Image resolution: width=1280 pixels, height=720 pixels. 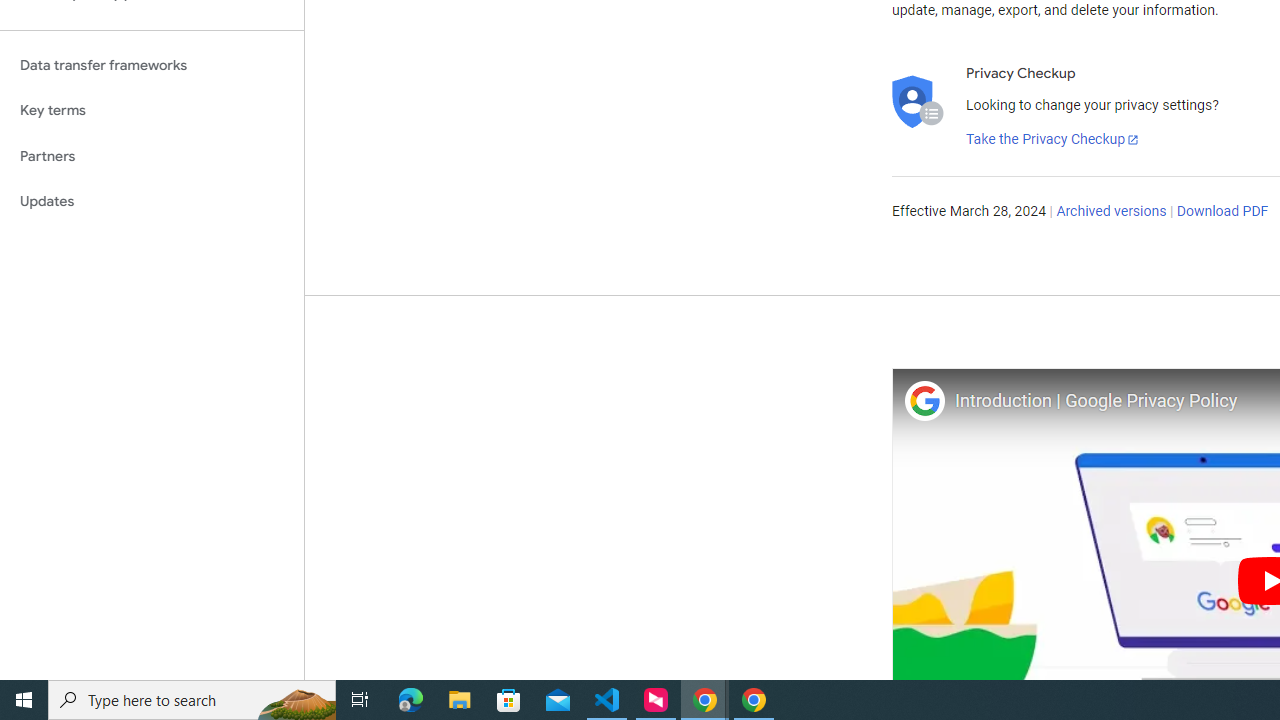 I want to click on 'Partners', so click(x=151, y=155).